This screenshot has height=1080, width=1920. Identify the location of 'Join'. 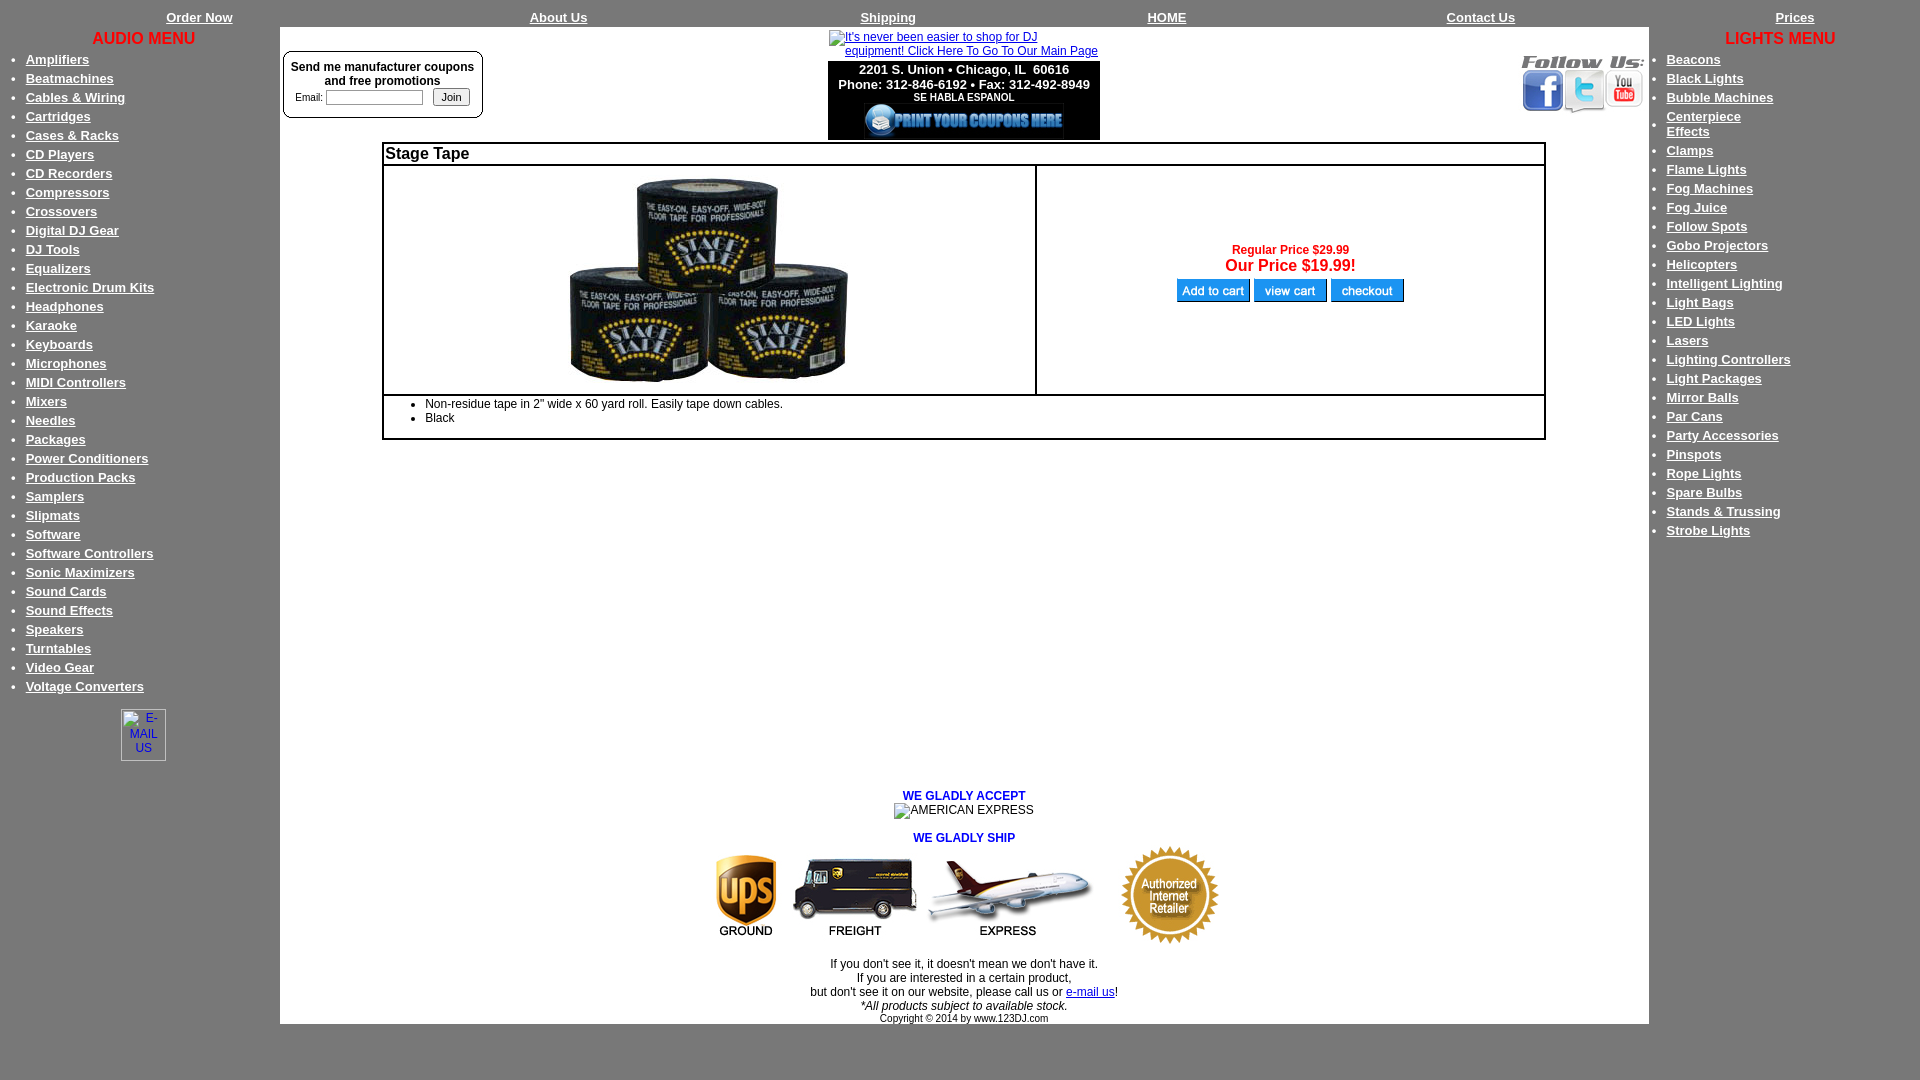
(450, 96).